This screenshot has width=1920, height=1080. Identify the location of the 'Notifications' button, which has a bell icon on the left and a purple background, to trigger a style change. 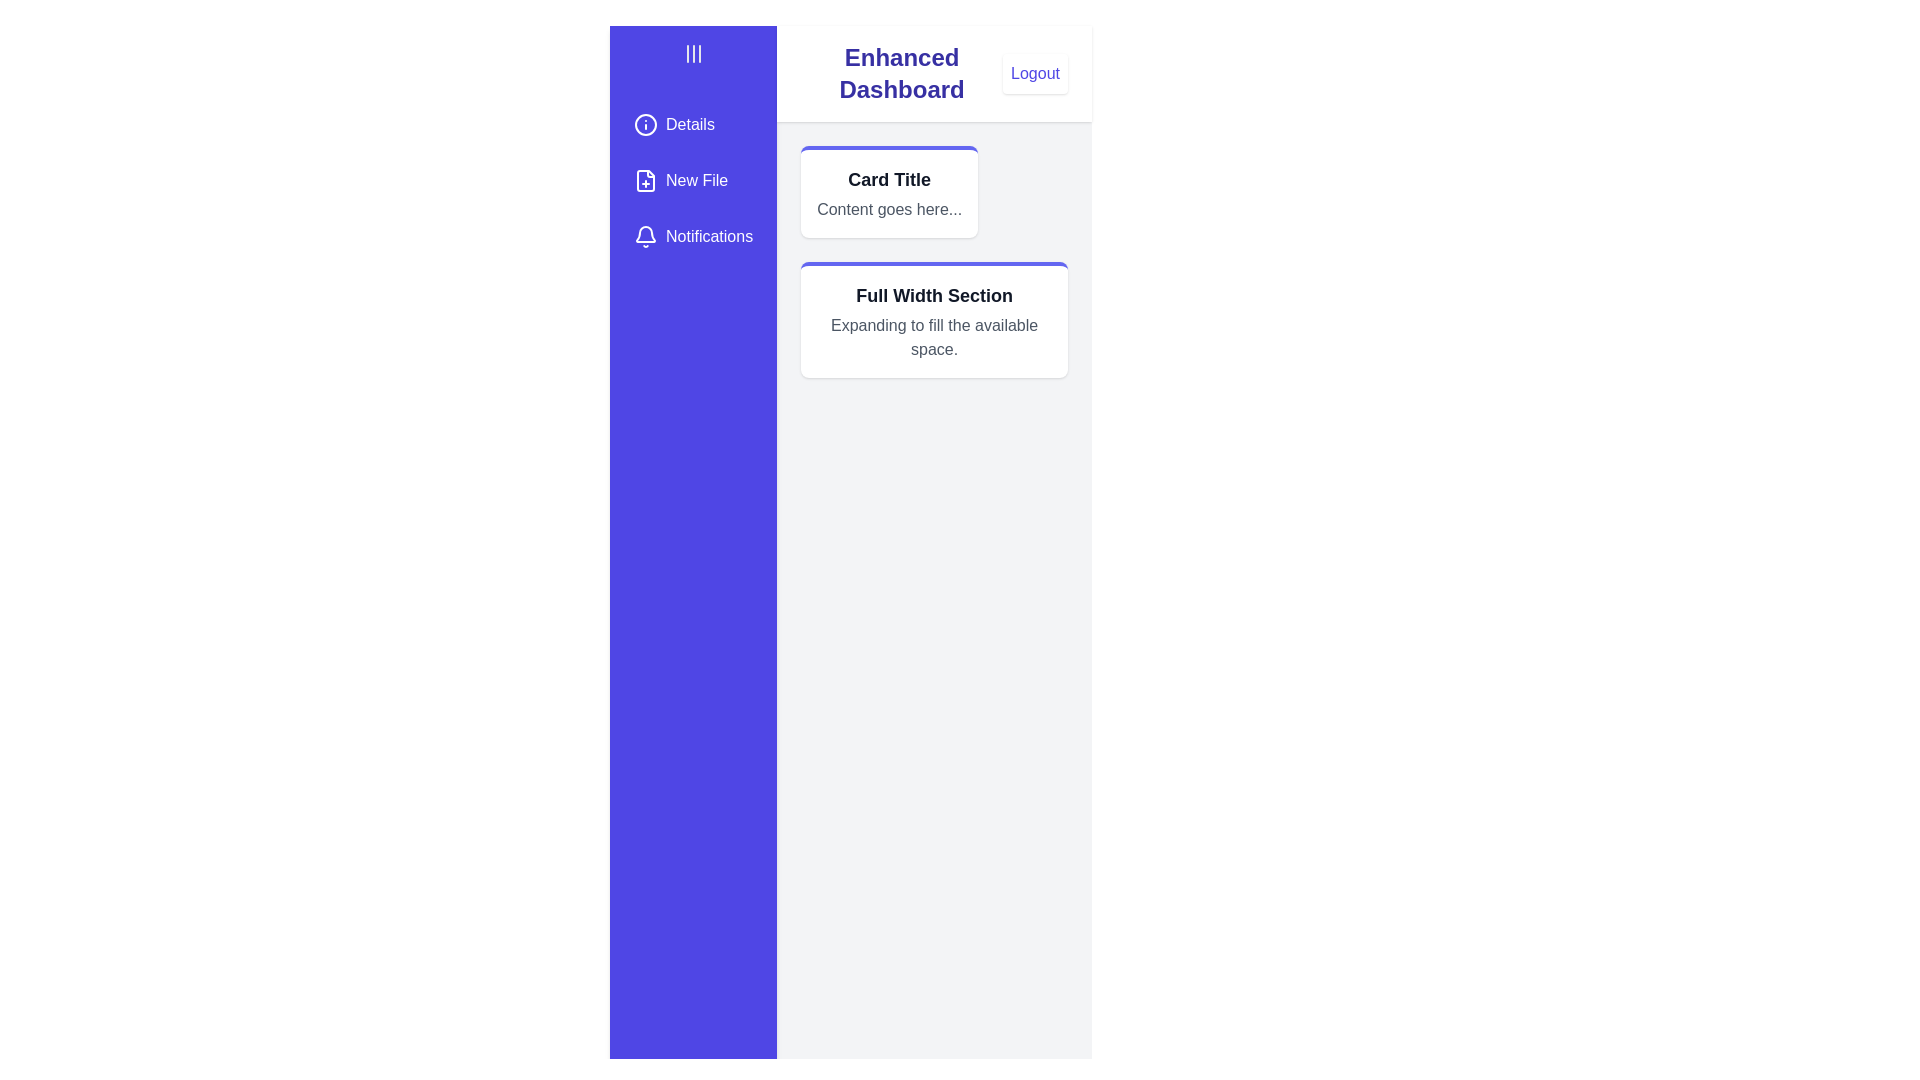
(693, 235).